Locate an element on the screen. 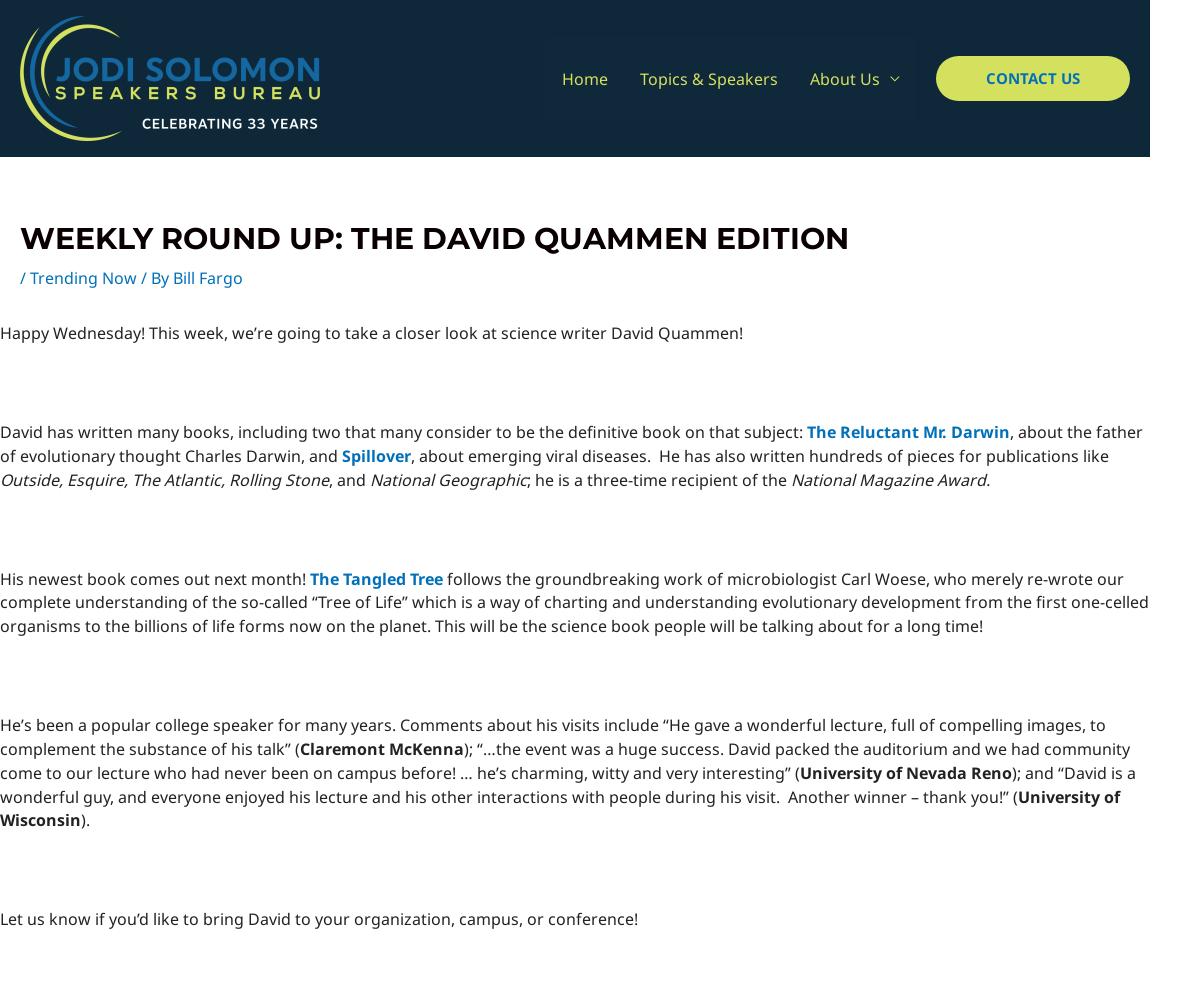 This screenshot has height=1000, width=1190. 'The Reluctant Mr. Darwin' is located at coordinates (908, 432).